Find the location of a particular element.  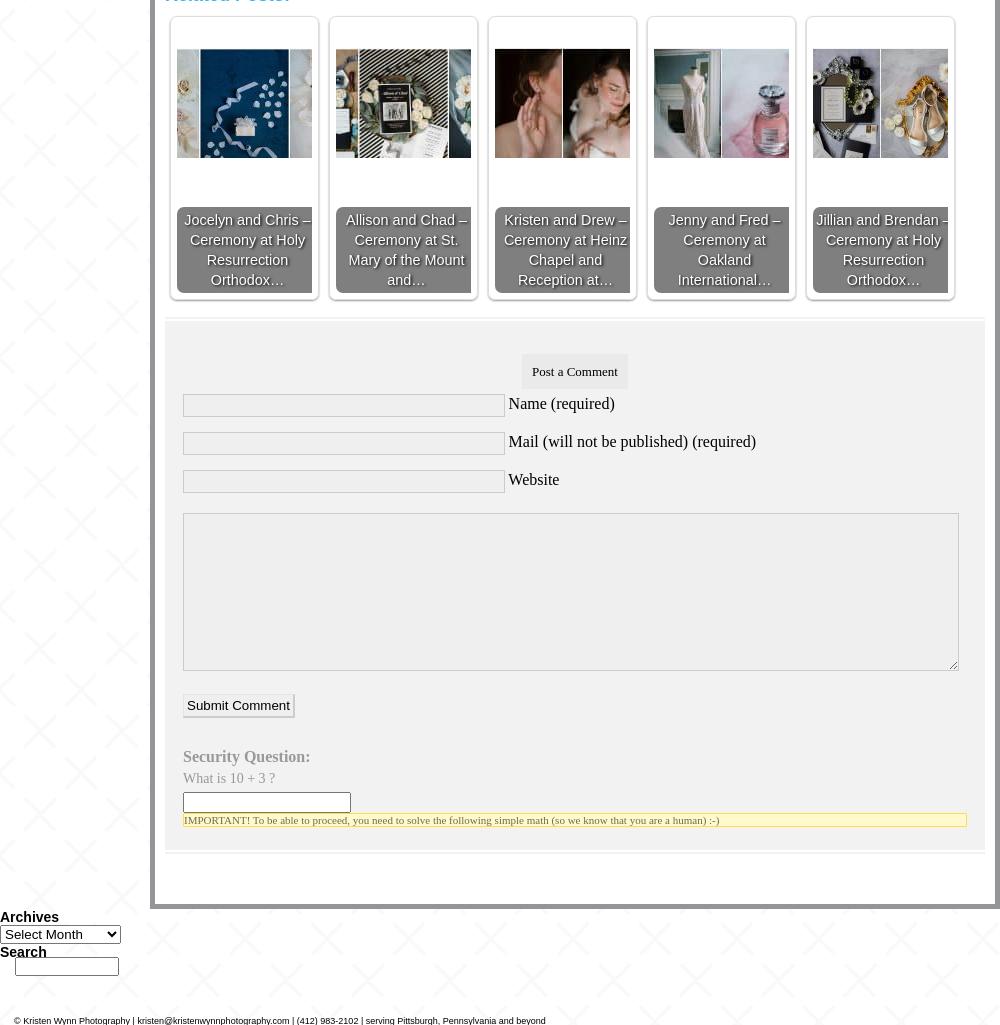

'Security Question:' is located at coordinates (245, 755).